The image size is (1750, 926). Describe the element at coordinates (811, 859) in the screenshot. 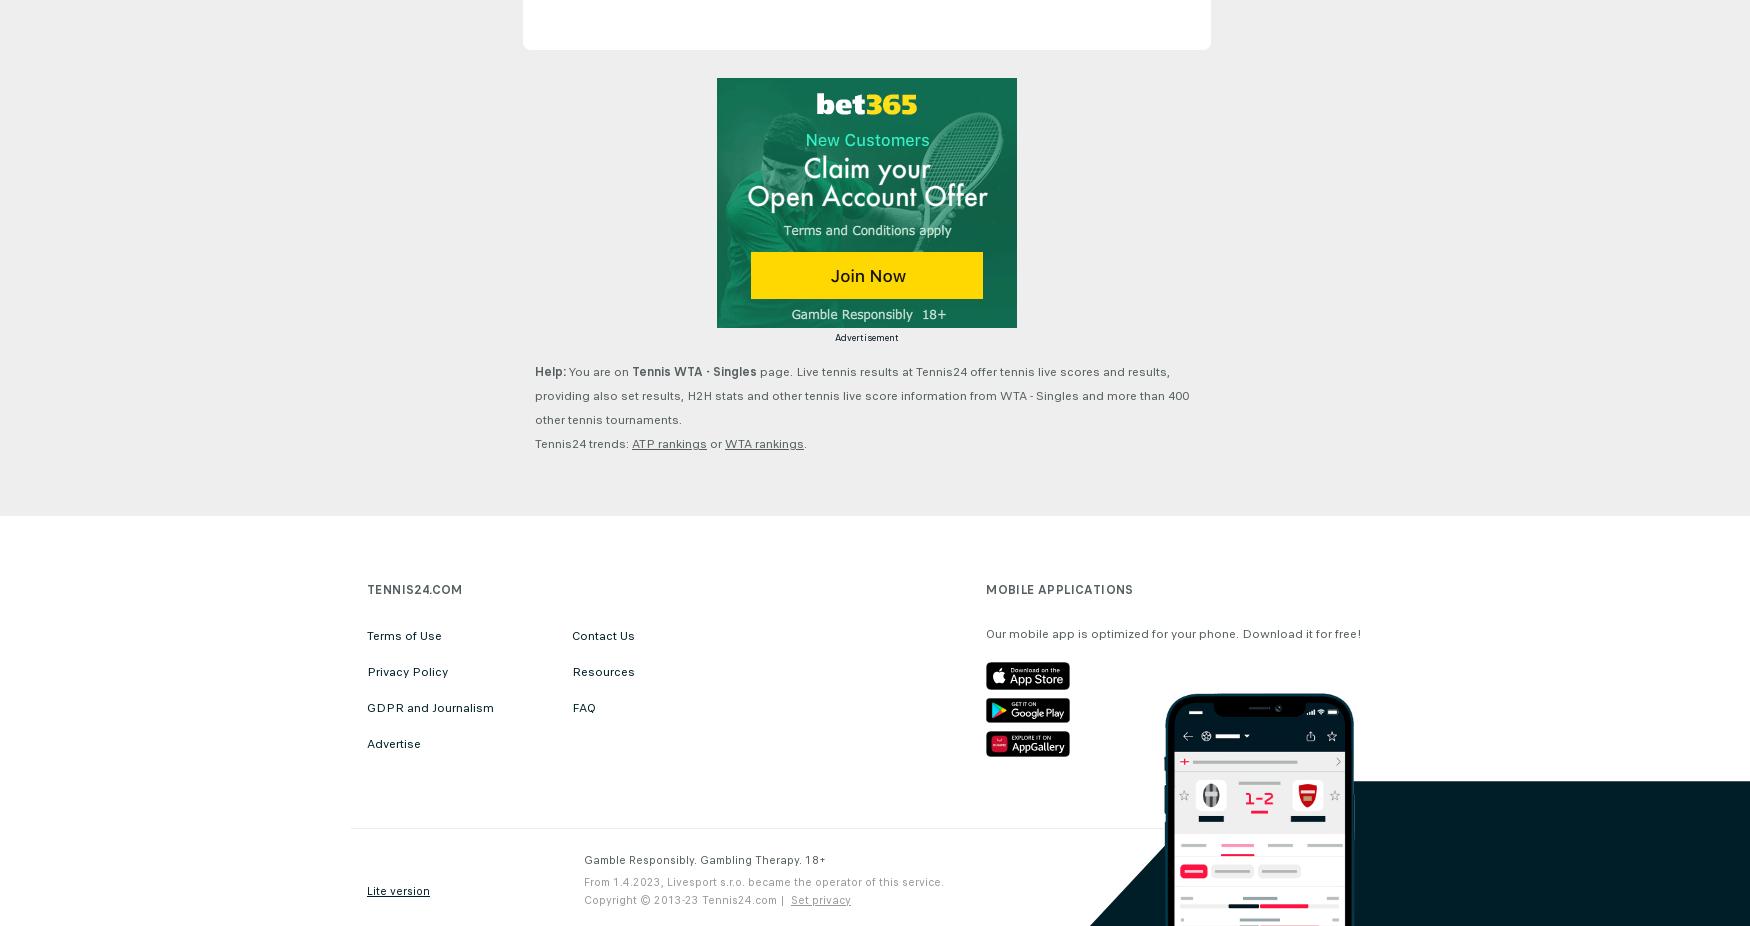

I see `'. 18+'` at that location.